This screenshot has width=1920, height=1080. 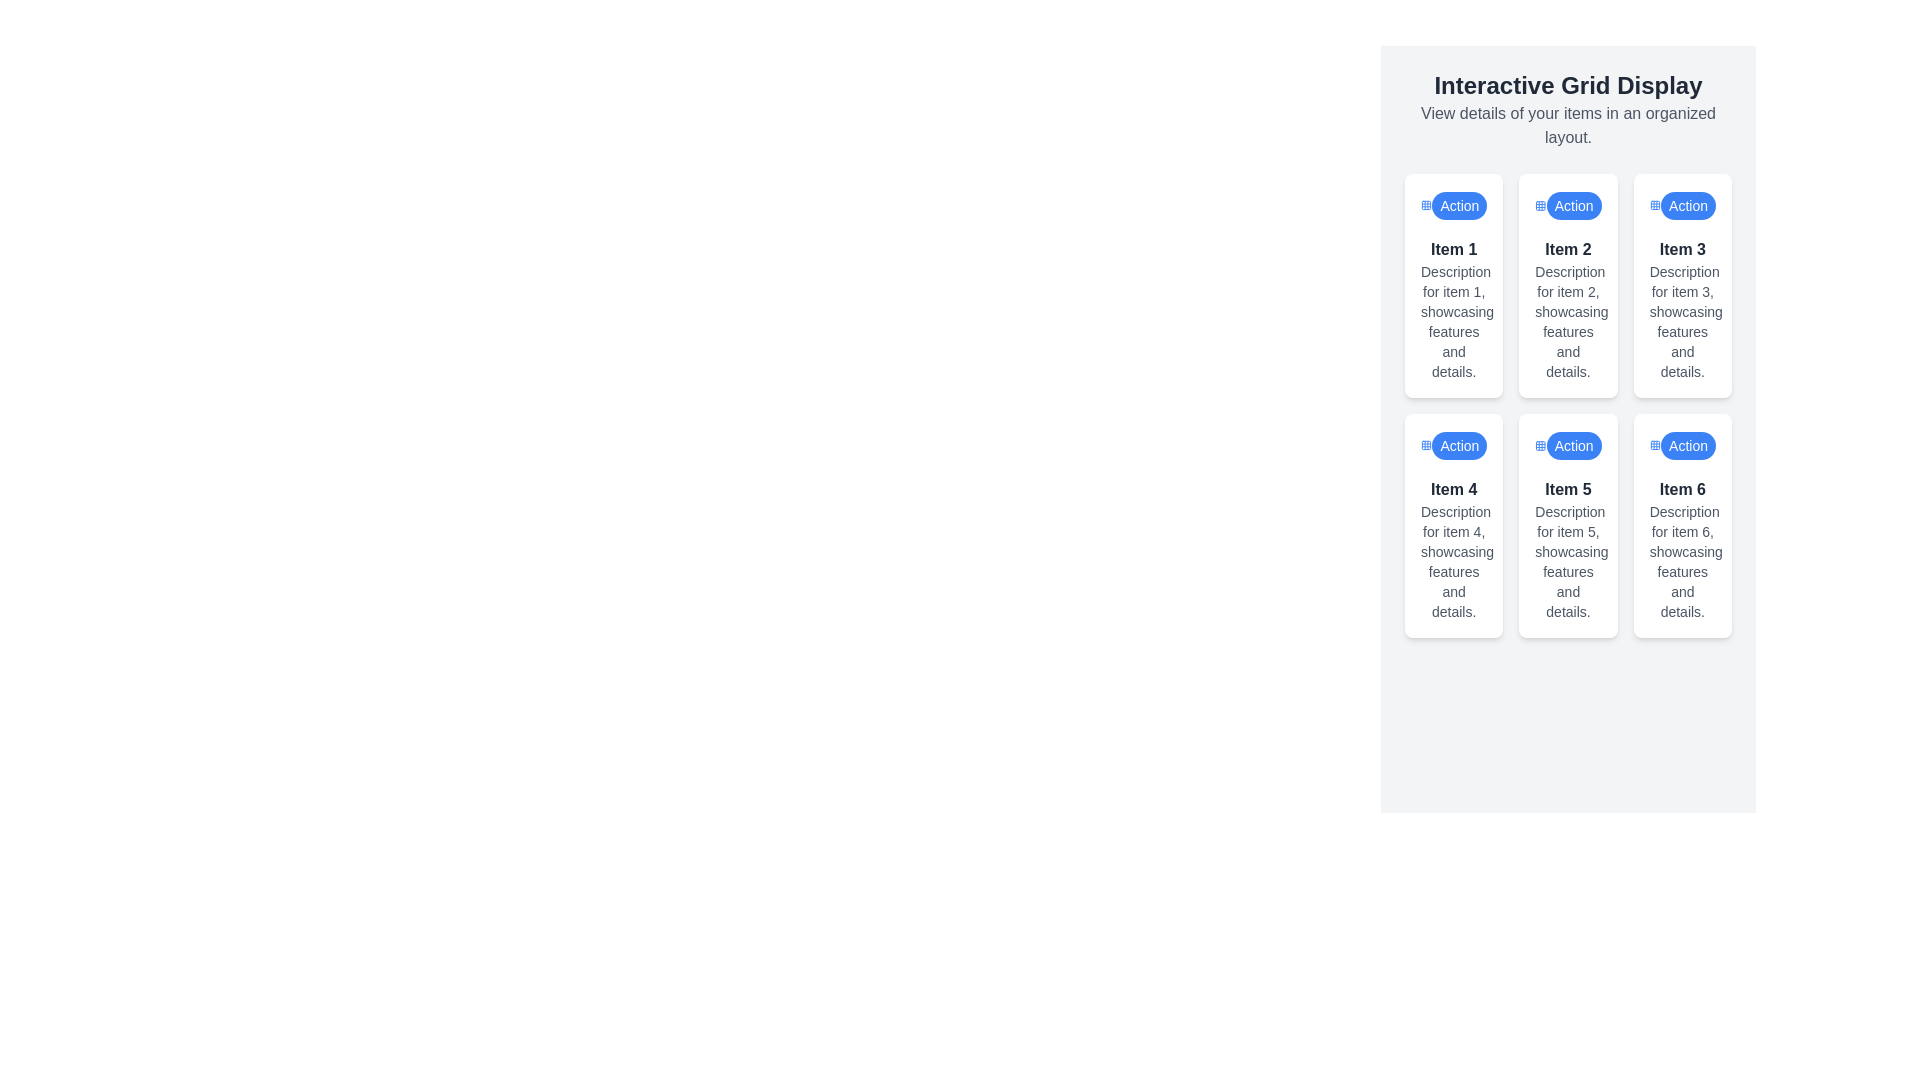 I want to click on the text label that reads 'View details of your items in an organized layout.' which is positioned below the title 'Interactive Grid Display', so click(x=1567, y=126).